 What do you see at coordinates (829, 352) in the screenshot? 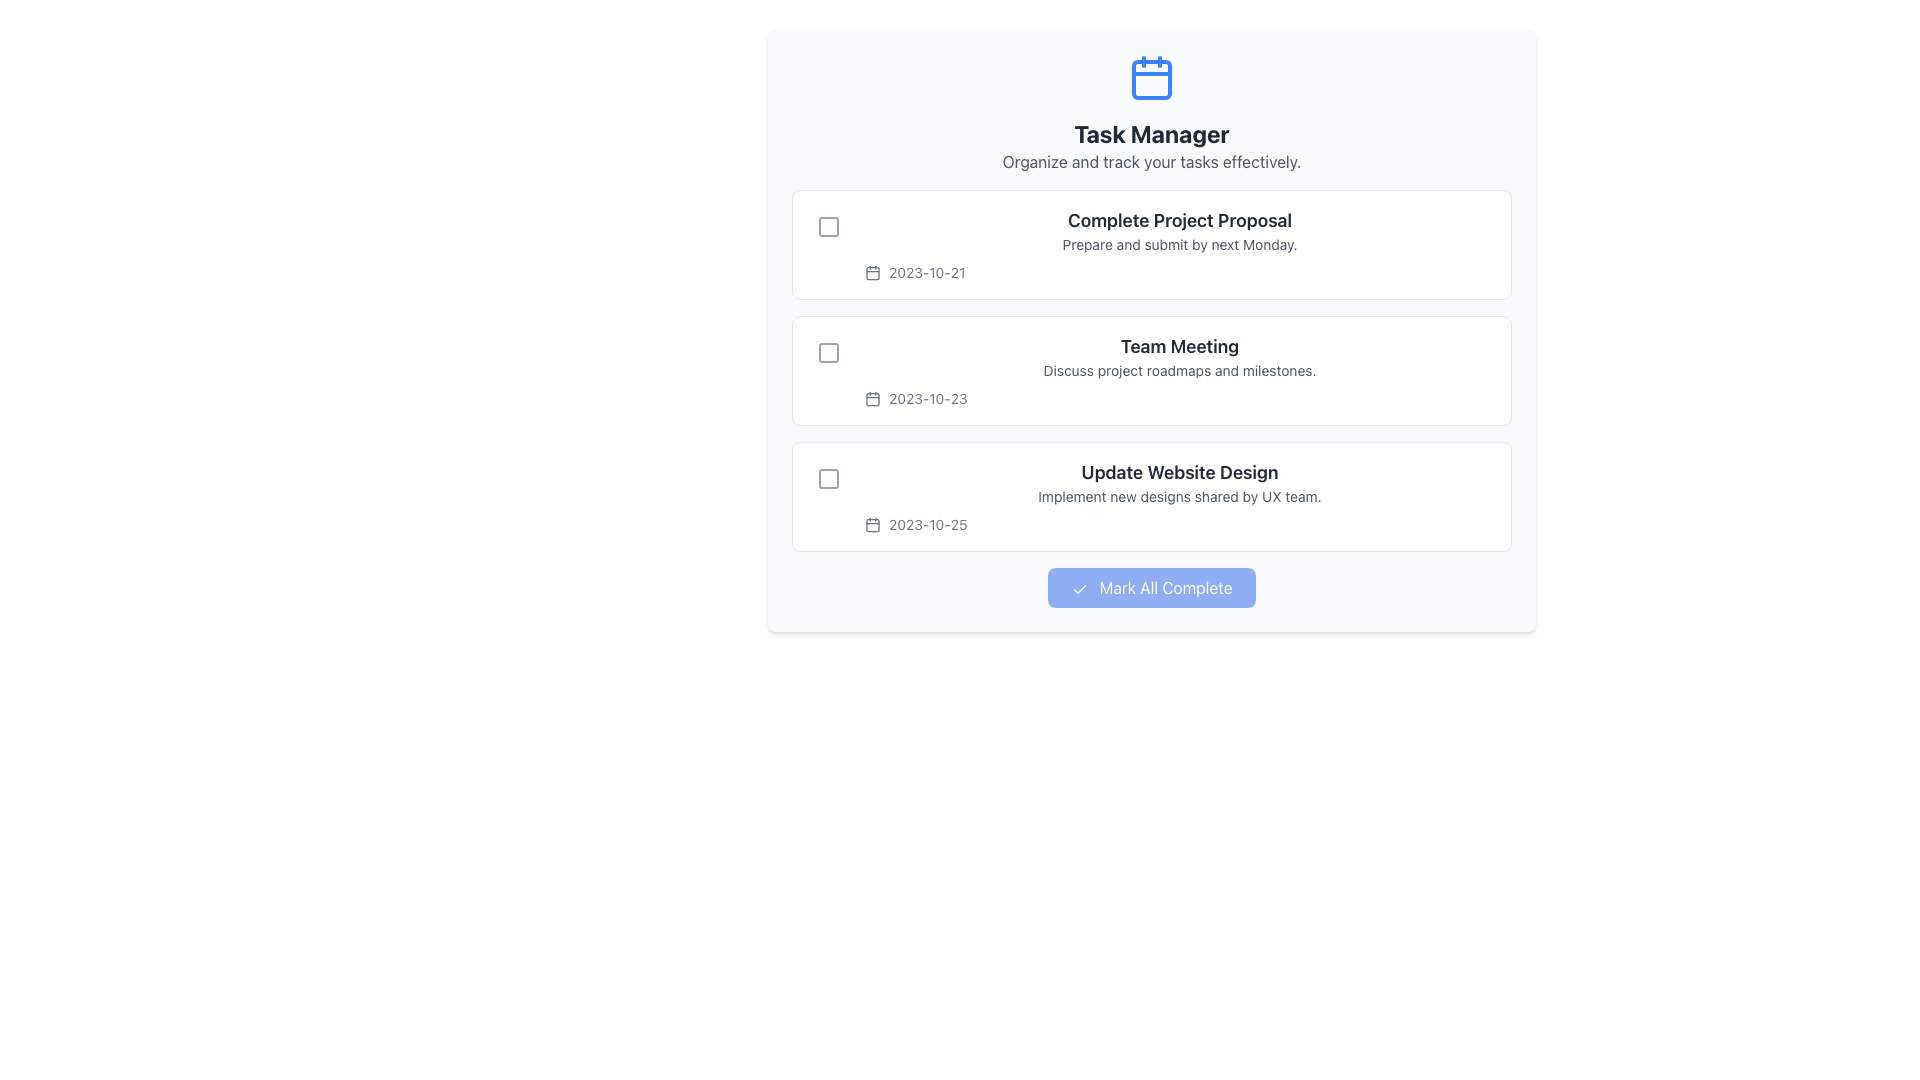
I see `the Checkbox-like toggle icon for the task 'Team Meeting'` at bounding box center [829, 352].